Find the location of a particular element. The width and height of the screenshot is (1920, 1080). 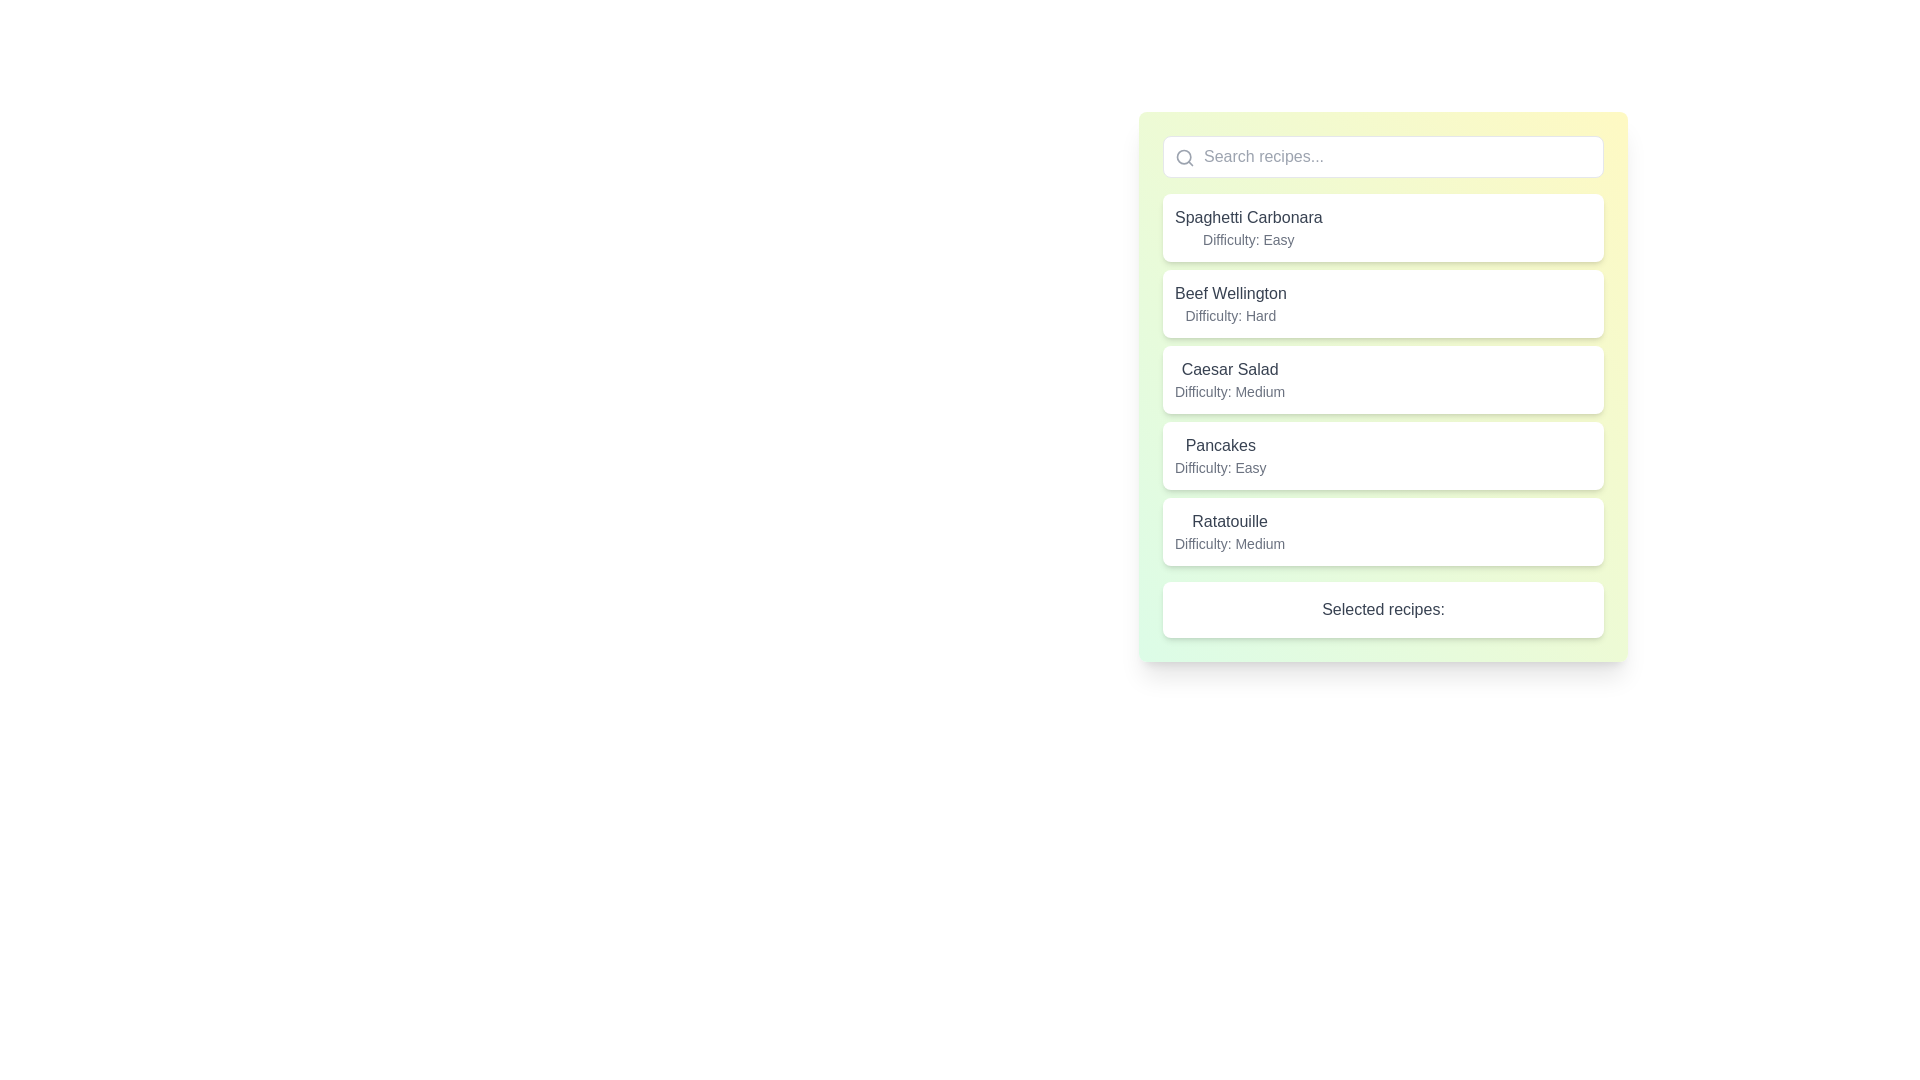

the text label displaying 'Difficulty: Easy', which is located beneath the 'Pancakes' text in the recipe item list is located at coordinates (1219, 467).